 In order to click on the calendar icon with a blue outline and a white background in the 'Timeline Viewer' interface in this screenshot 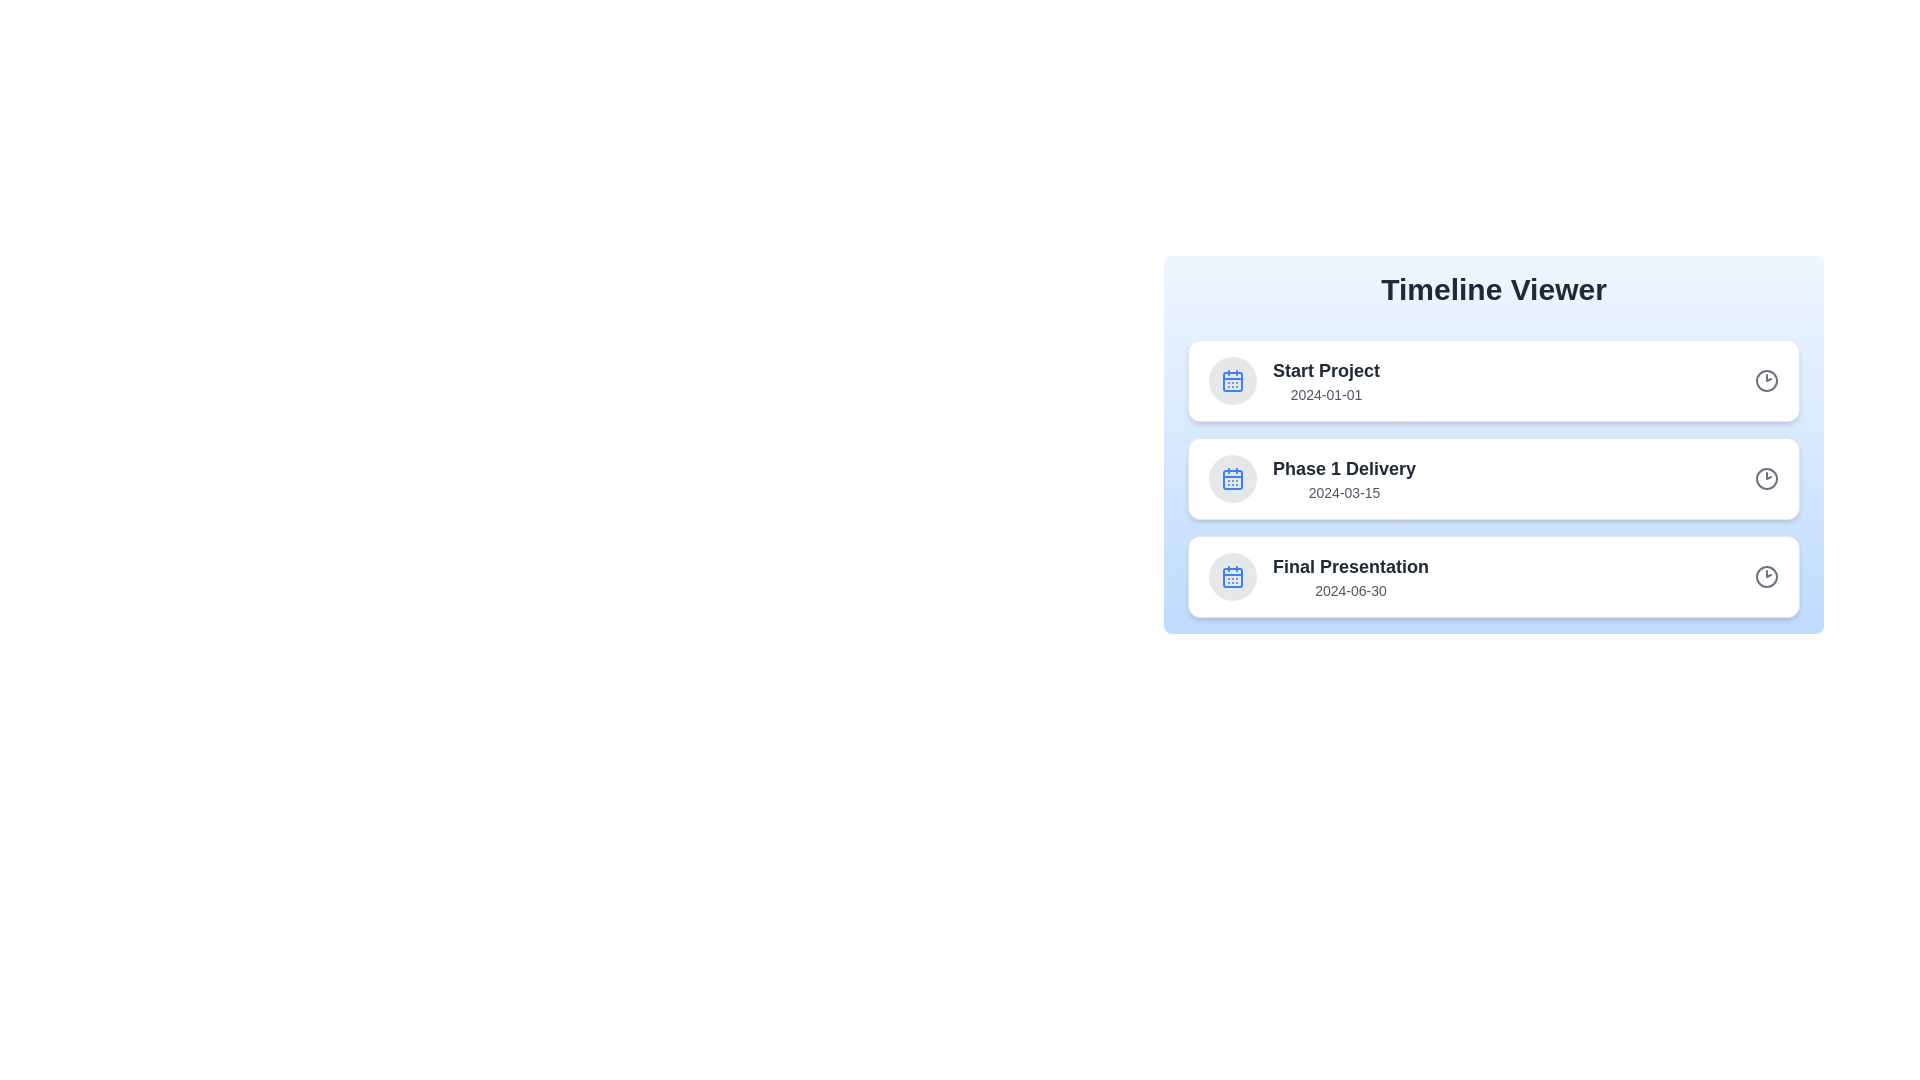, I will do `click(1232, 478)`.